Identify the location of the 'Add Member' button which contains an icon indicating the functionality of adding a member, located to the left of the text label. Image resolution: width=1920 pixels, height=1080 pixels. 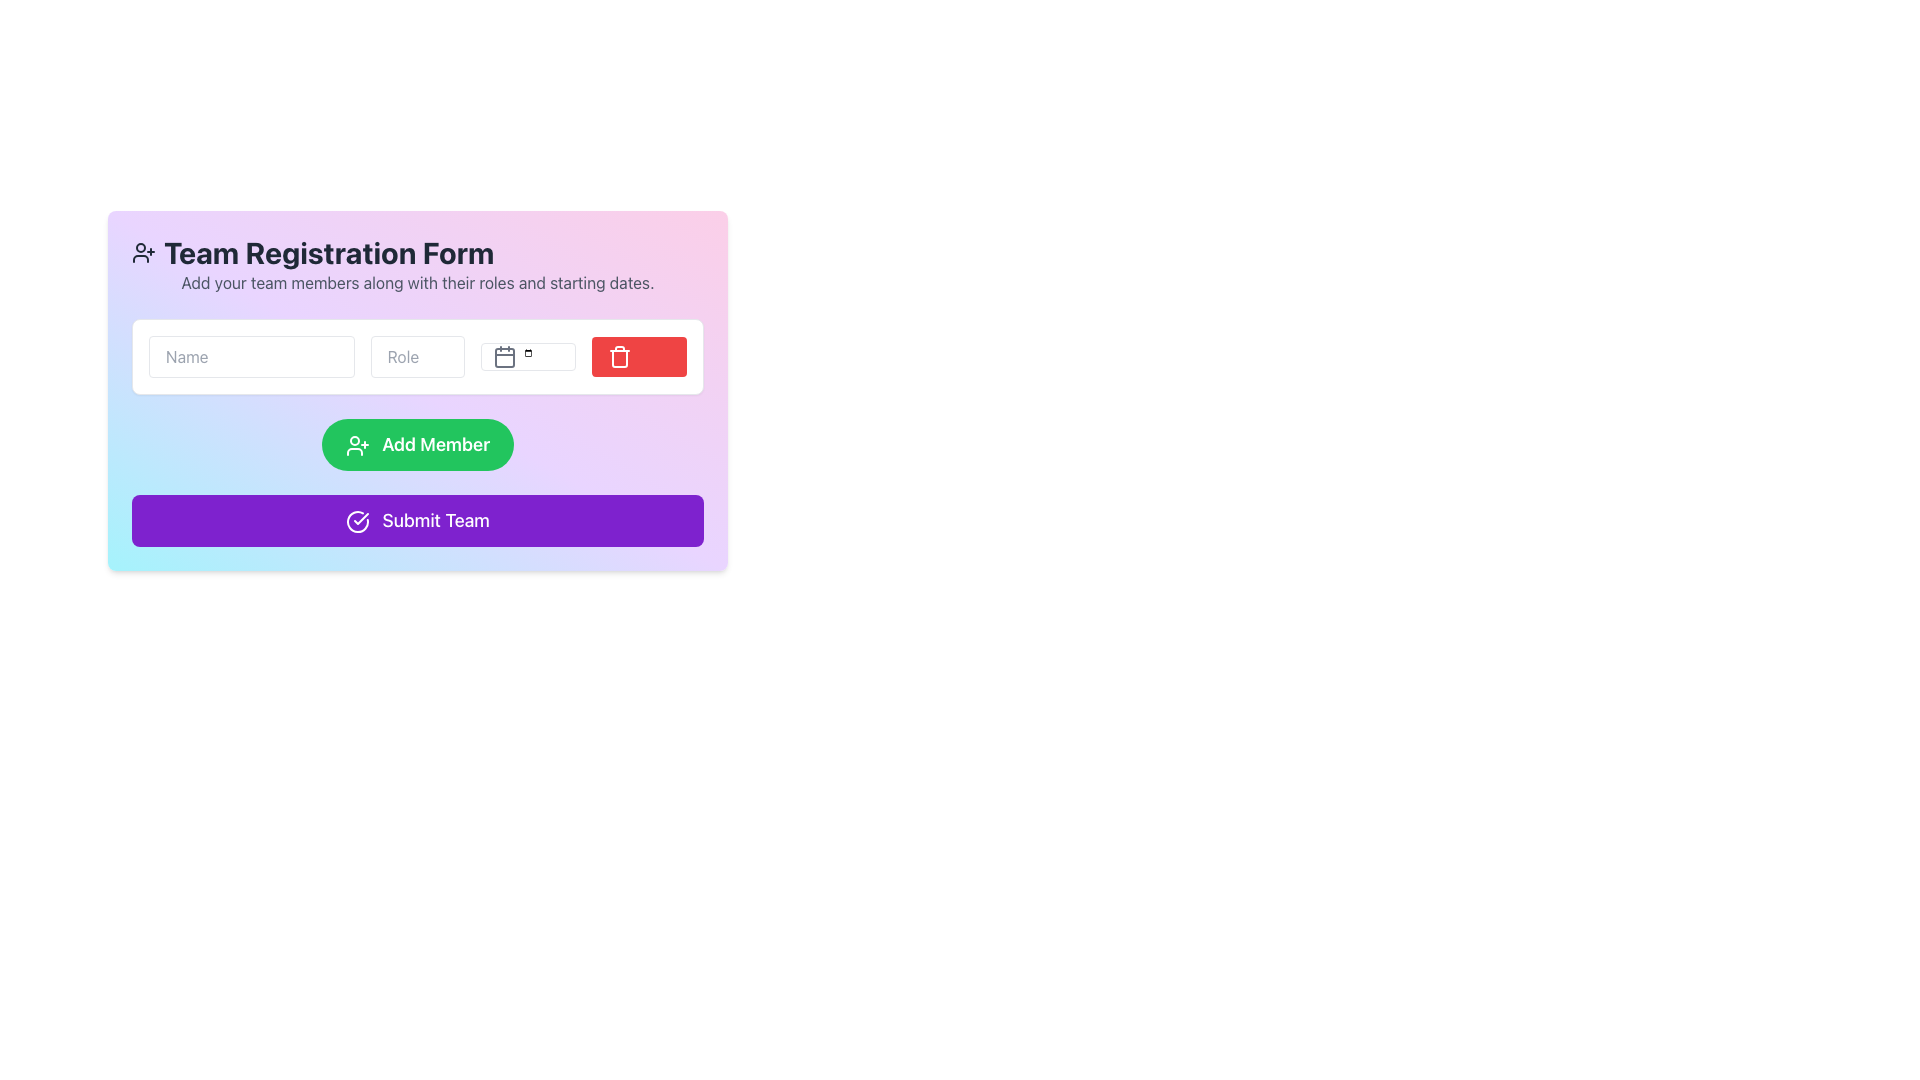
(357, 445).